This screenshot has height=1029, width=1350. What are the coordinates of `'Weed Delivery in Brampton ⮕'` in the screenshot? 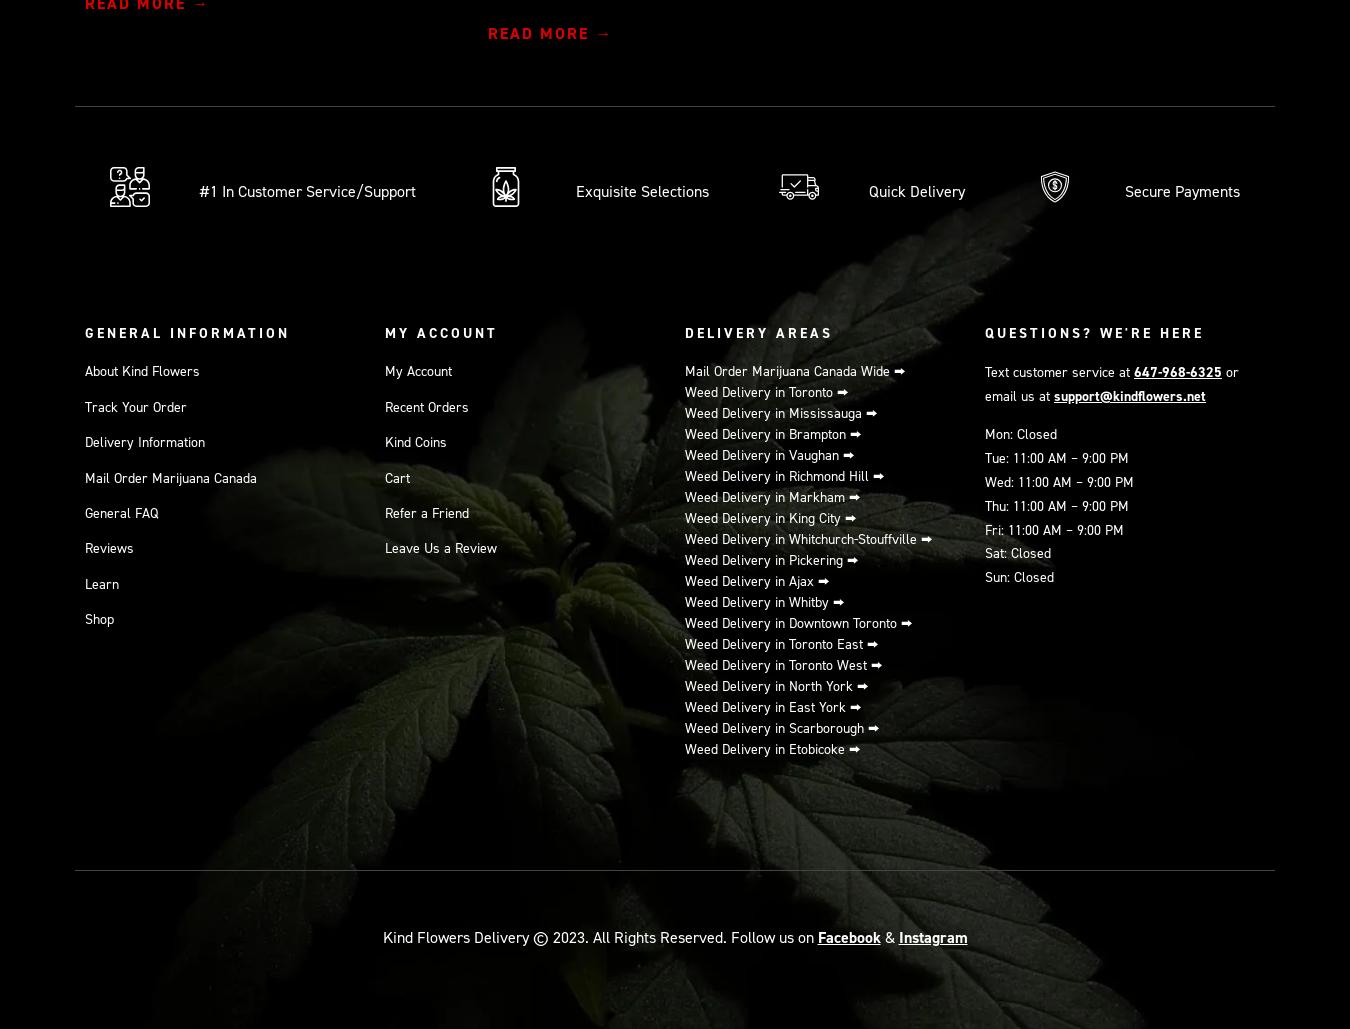 It's located at (772, 433).